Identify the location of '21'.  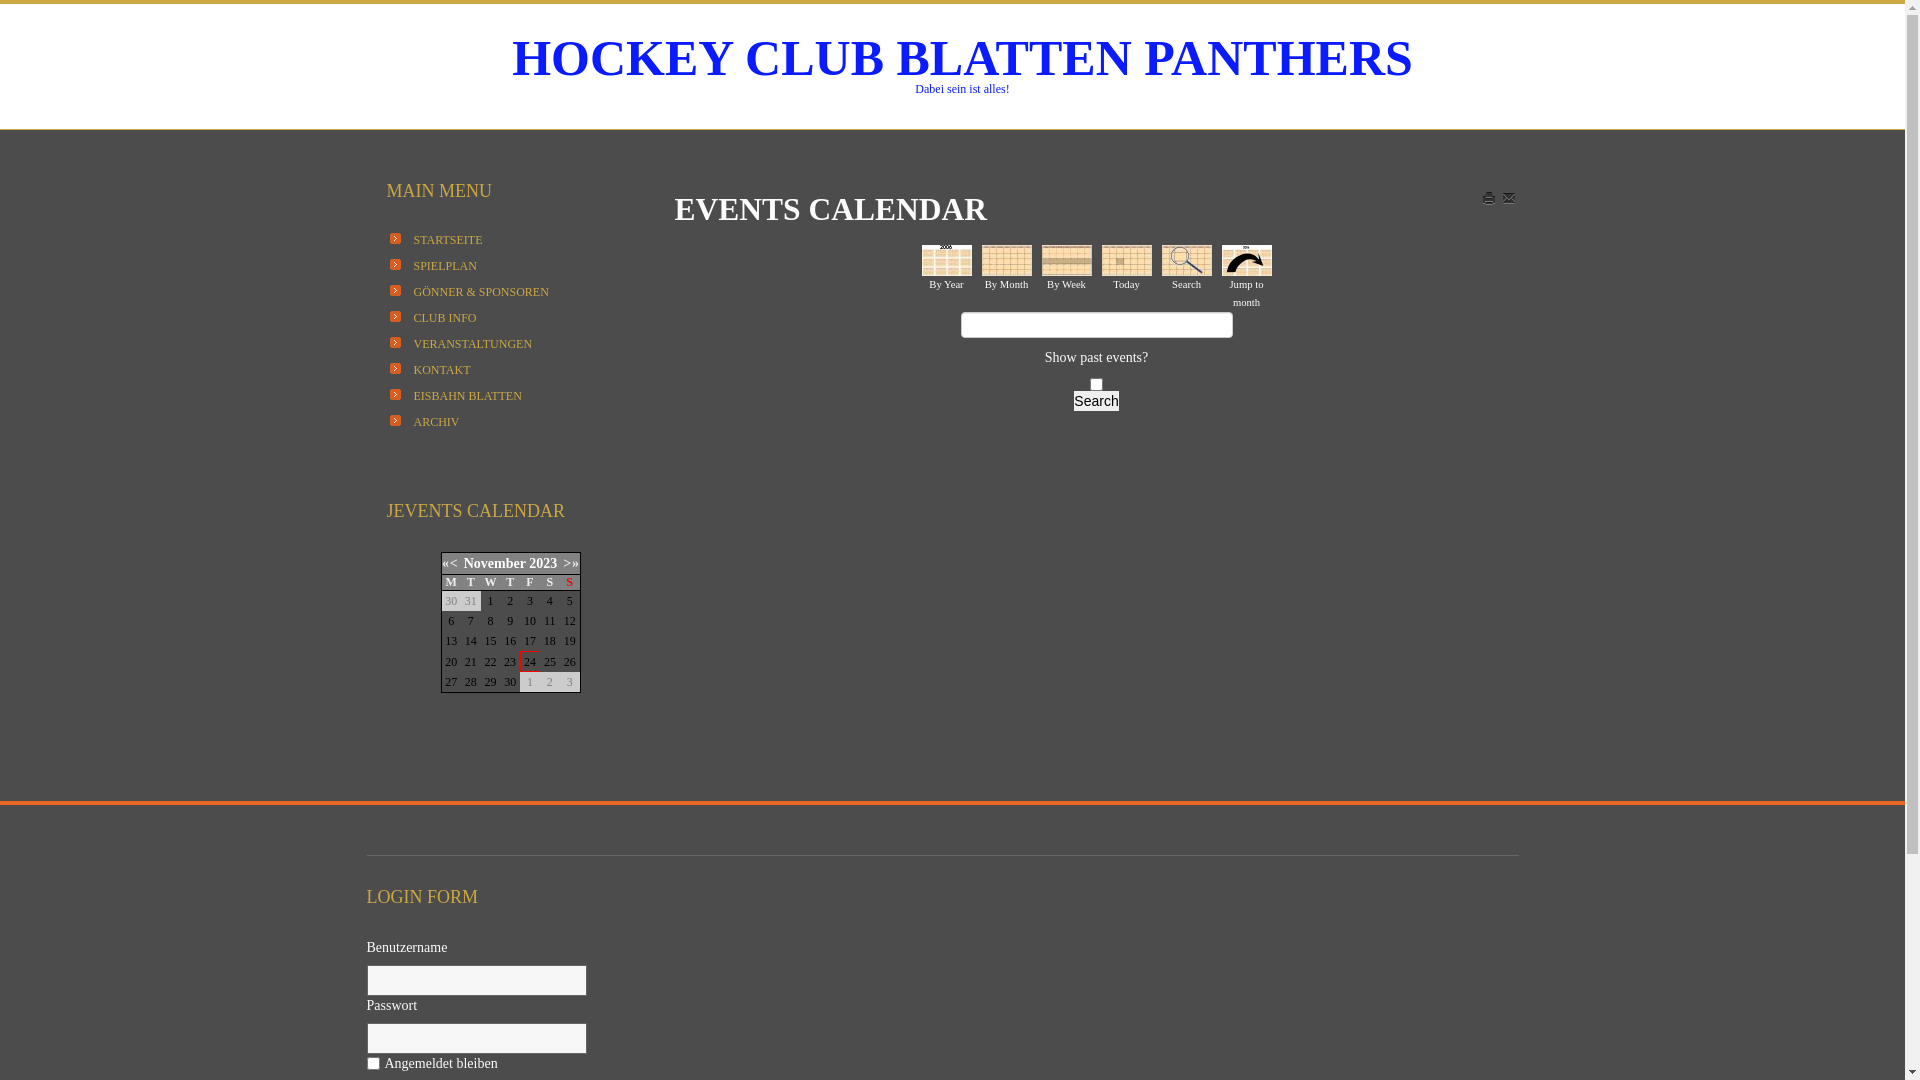
(469, 660).